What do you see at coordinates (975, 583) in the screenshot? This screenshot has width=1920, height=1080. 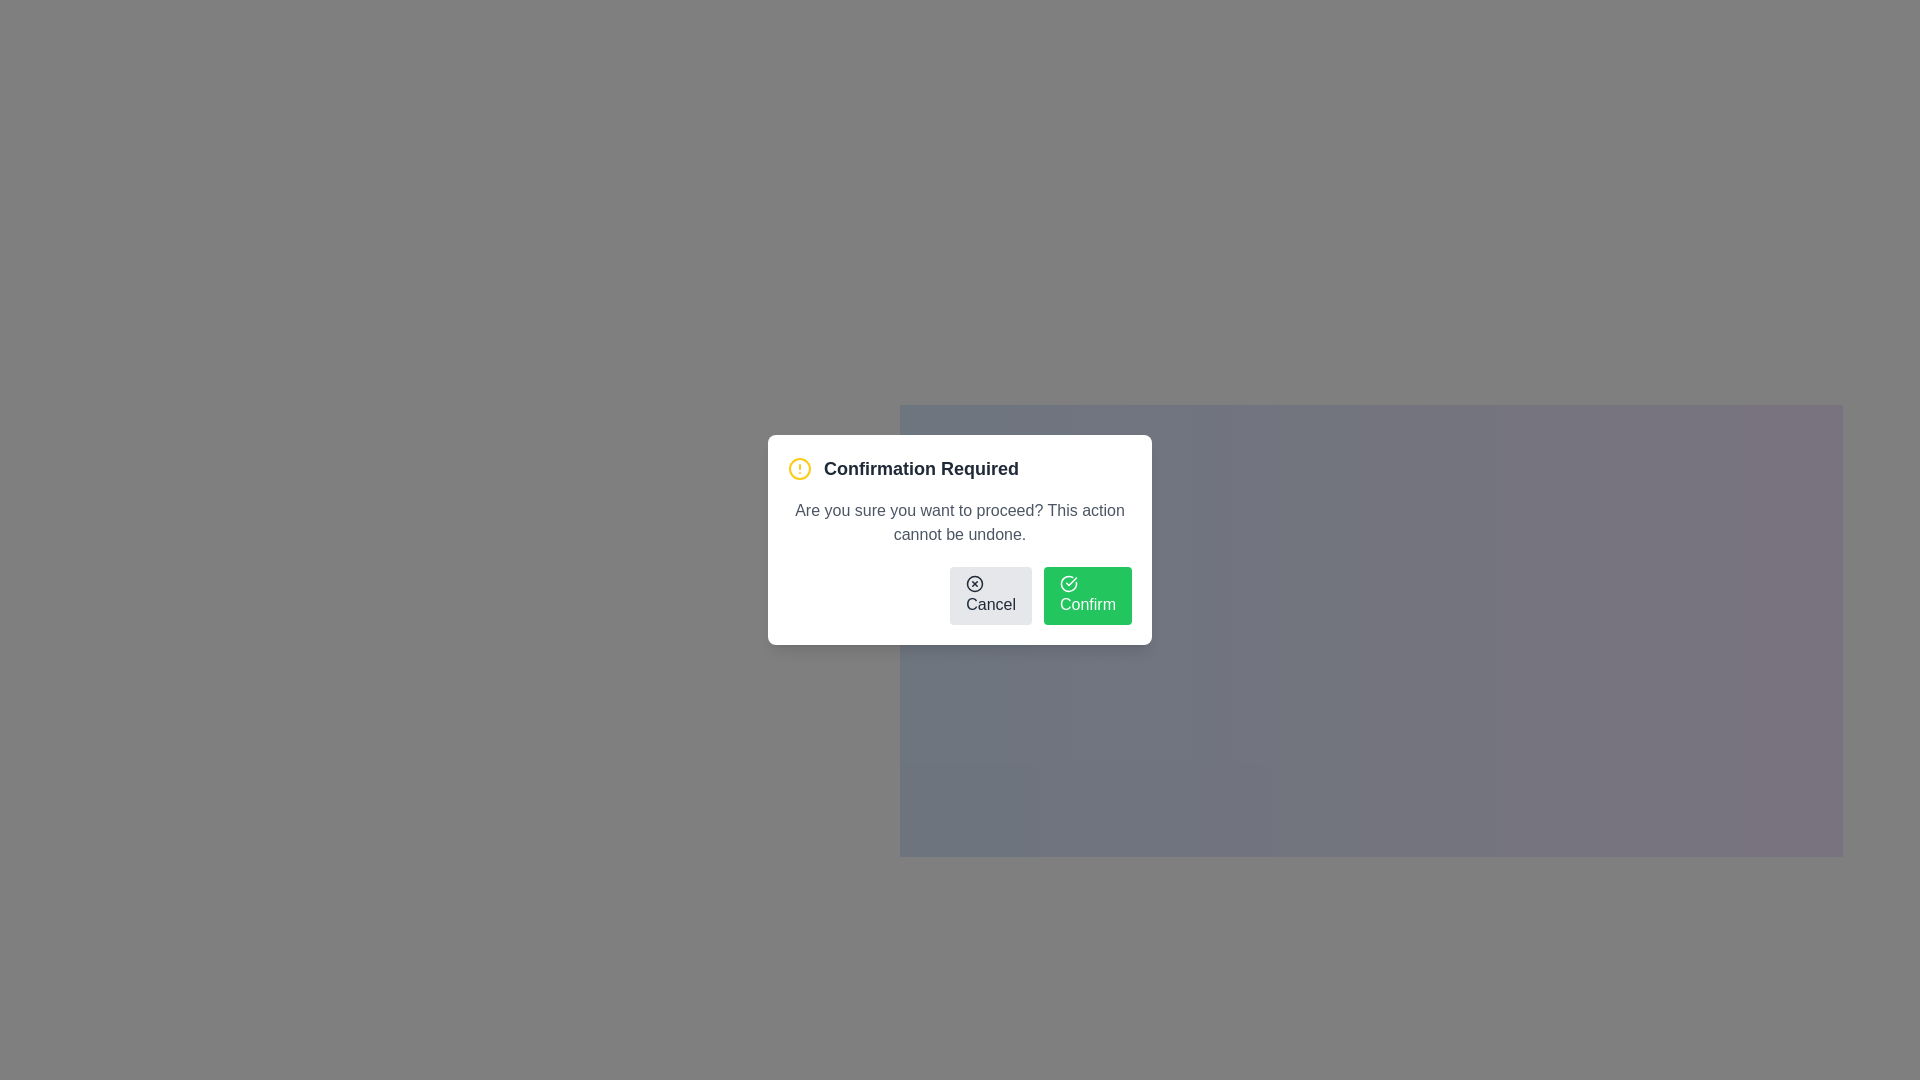 I see `the appearance of the cancel icon located within the 'Cancel' button at the bottom section of the modal confirmation dialog box` at bounding box center [975, 583].